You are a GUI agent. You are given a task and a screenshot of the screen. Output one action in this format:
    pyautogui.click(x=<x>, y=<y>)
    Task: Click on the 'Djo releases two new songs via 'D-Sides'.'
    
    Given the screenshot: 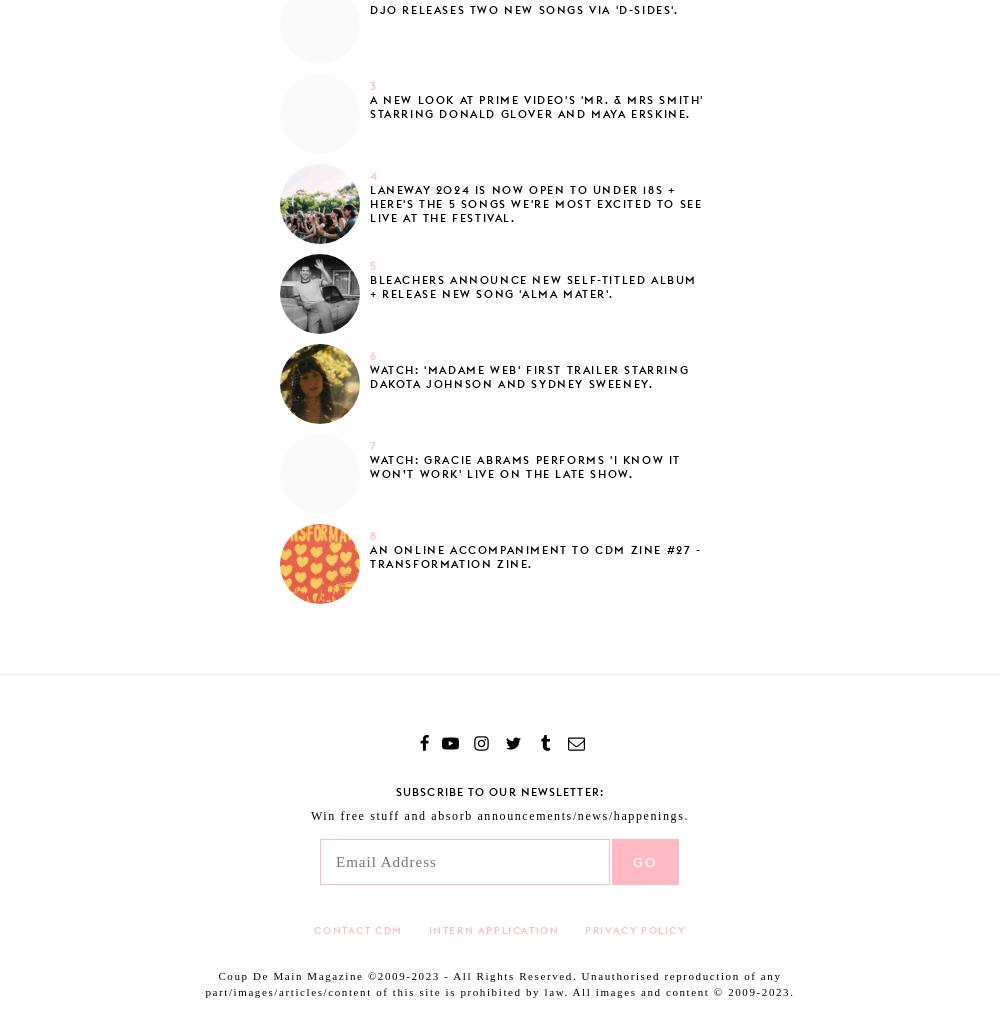 What is the action you would take?
    pyautogui.click(x=524, y=8)
    